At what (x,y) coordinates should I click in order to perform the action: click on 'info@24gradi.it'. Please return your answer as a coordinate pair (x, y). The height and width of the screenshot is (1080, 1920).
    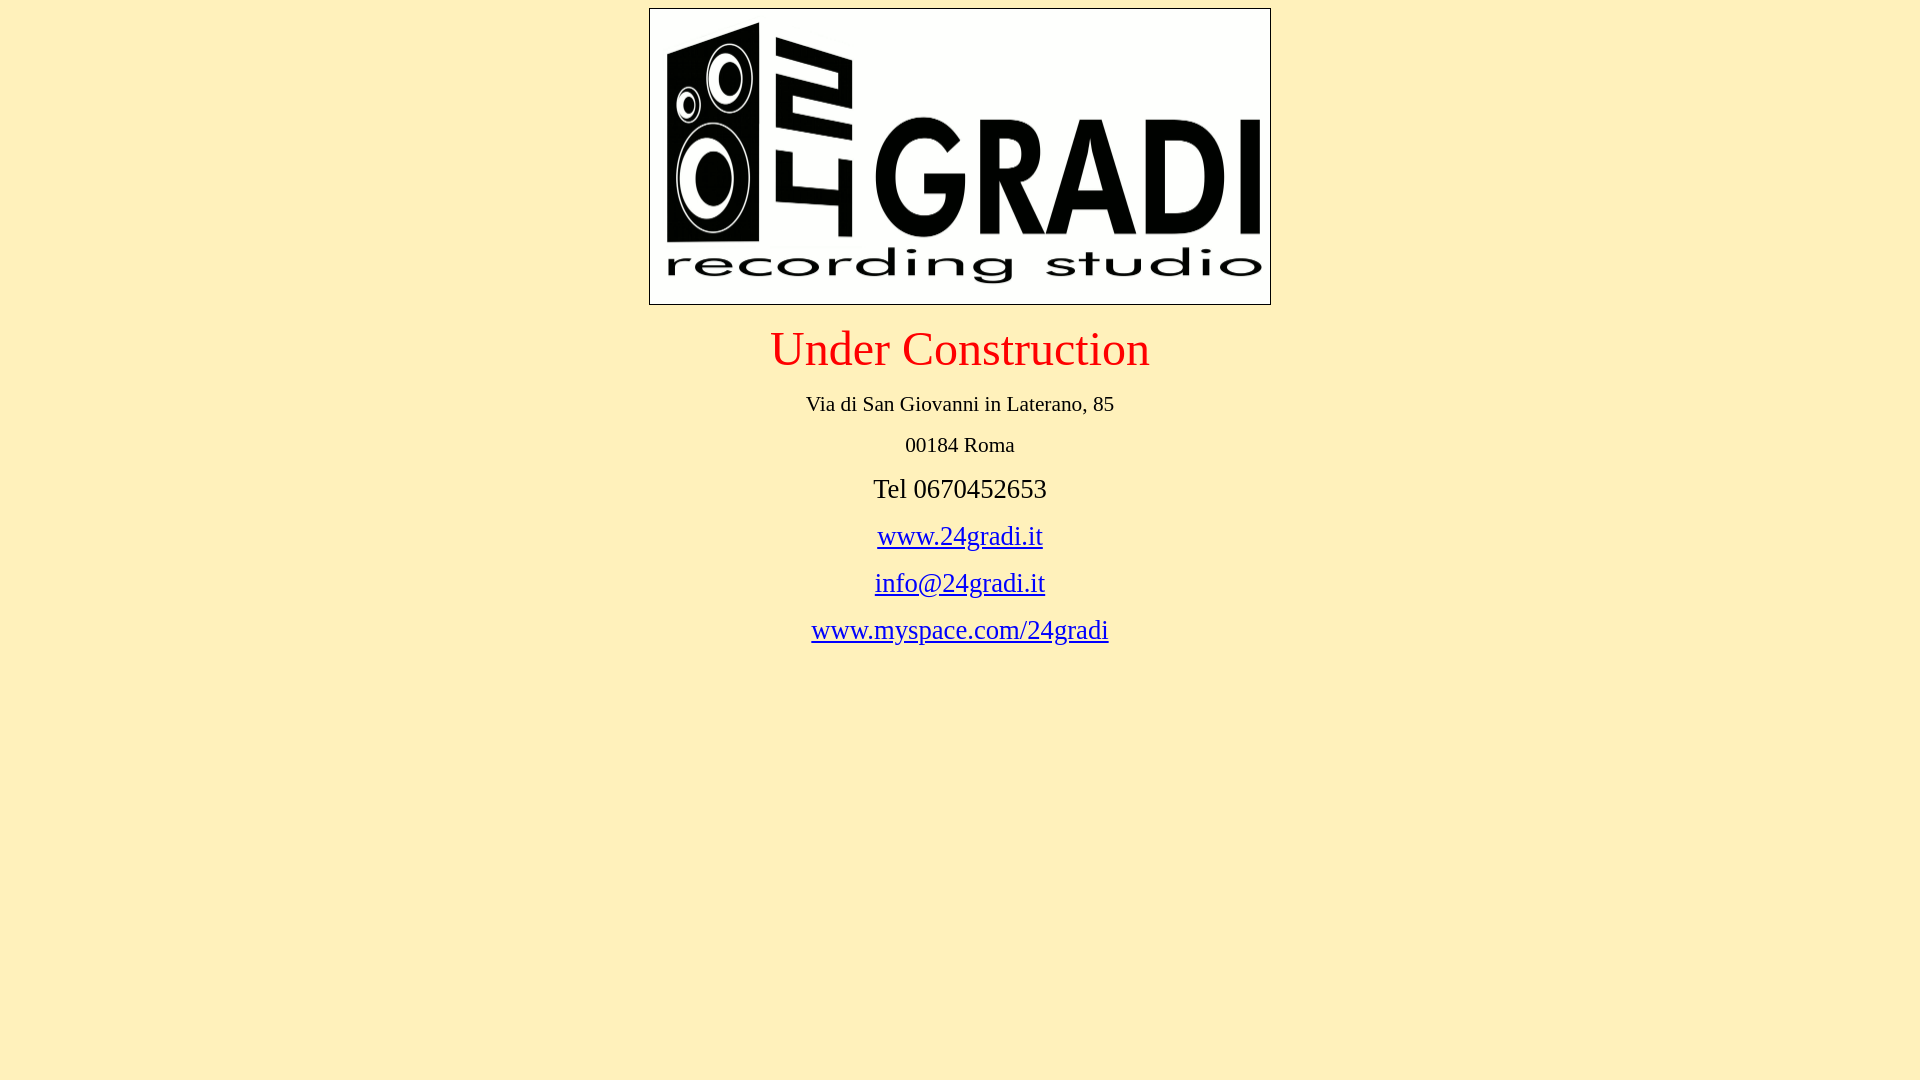
    Looking at the image, I should click on (960, 582).